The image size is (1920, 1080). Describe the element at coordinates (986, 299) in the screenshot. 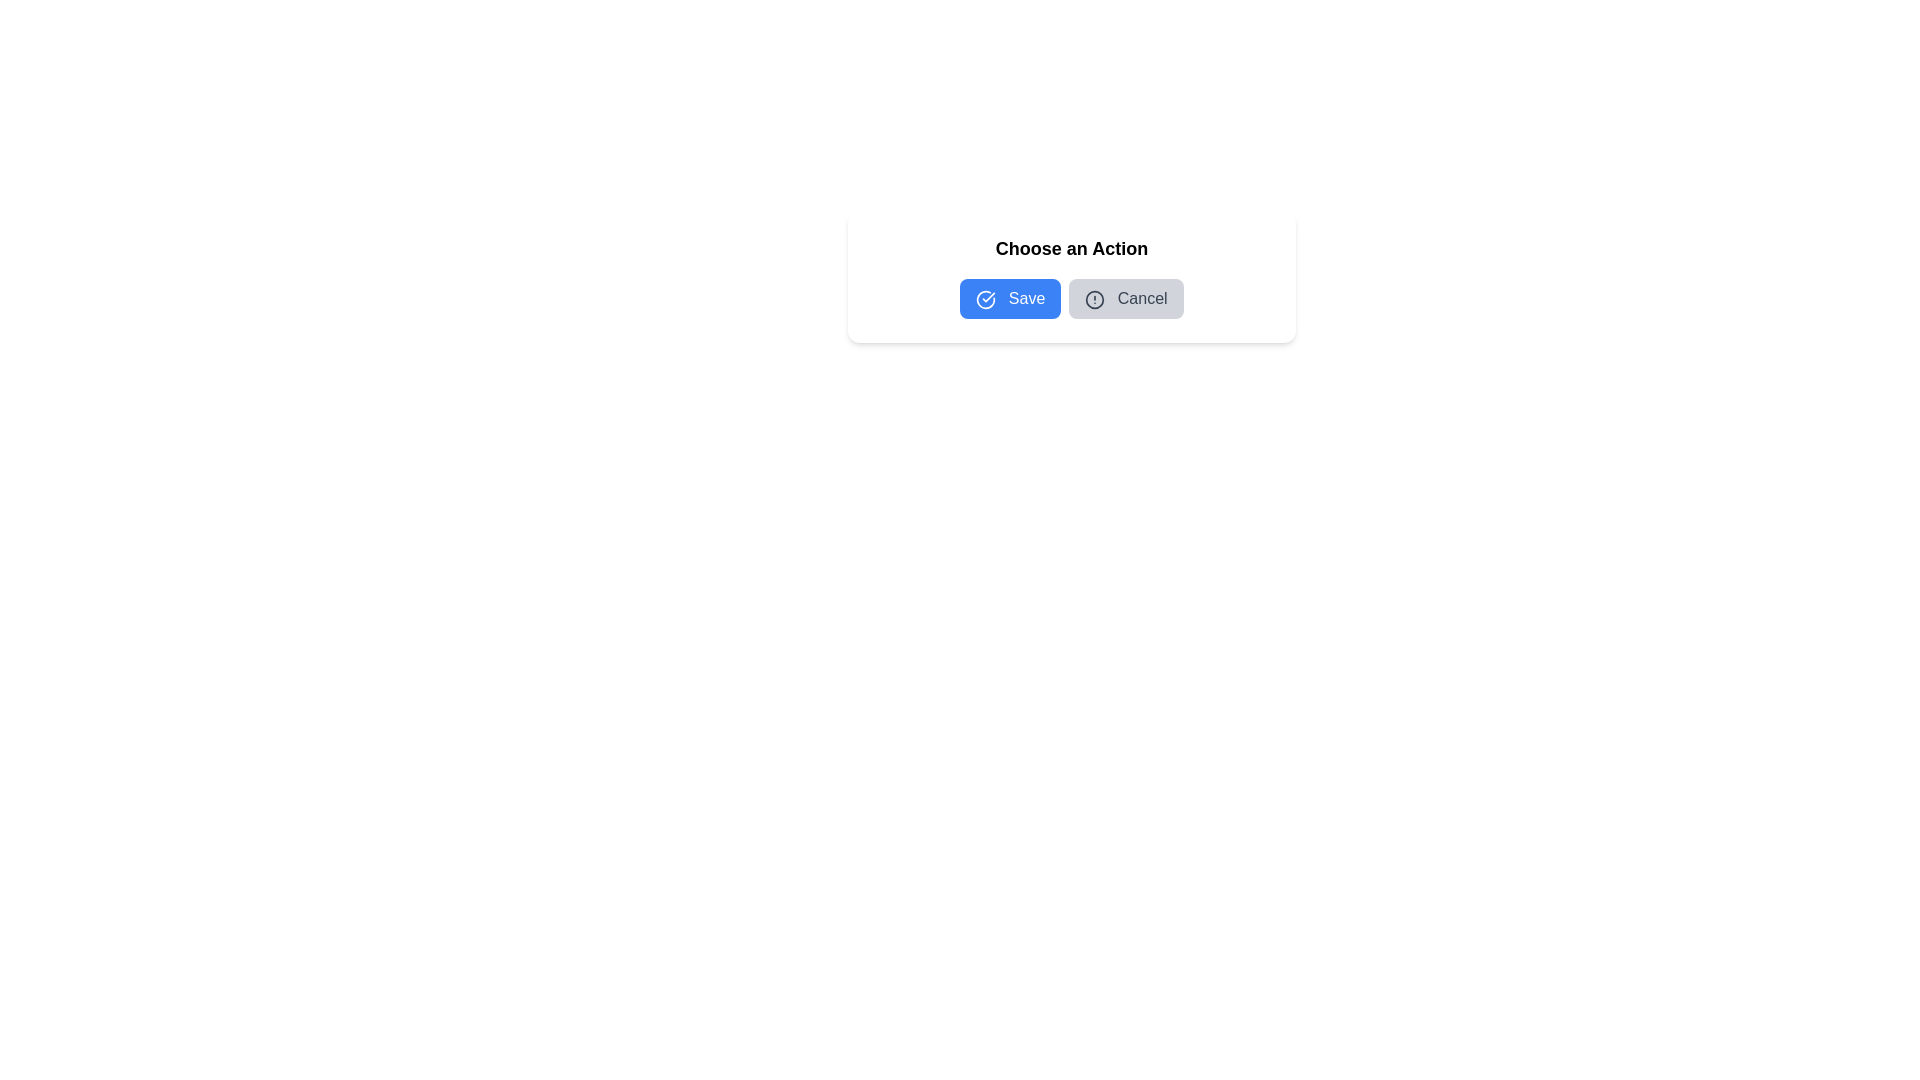

I see `the circular check mark icon located within the 'Save' button, which is the leftmost button of the button group in the dialog` at that location.